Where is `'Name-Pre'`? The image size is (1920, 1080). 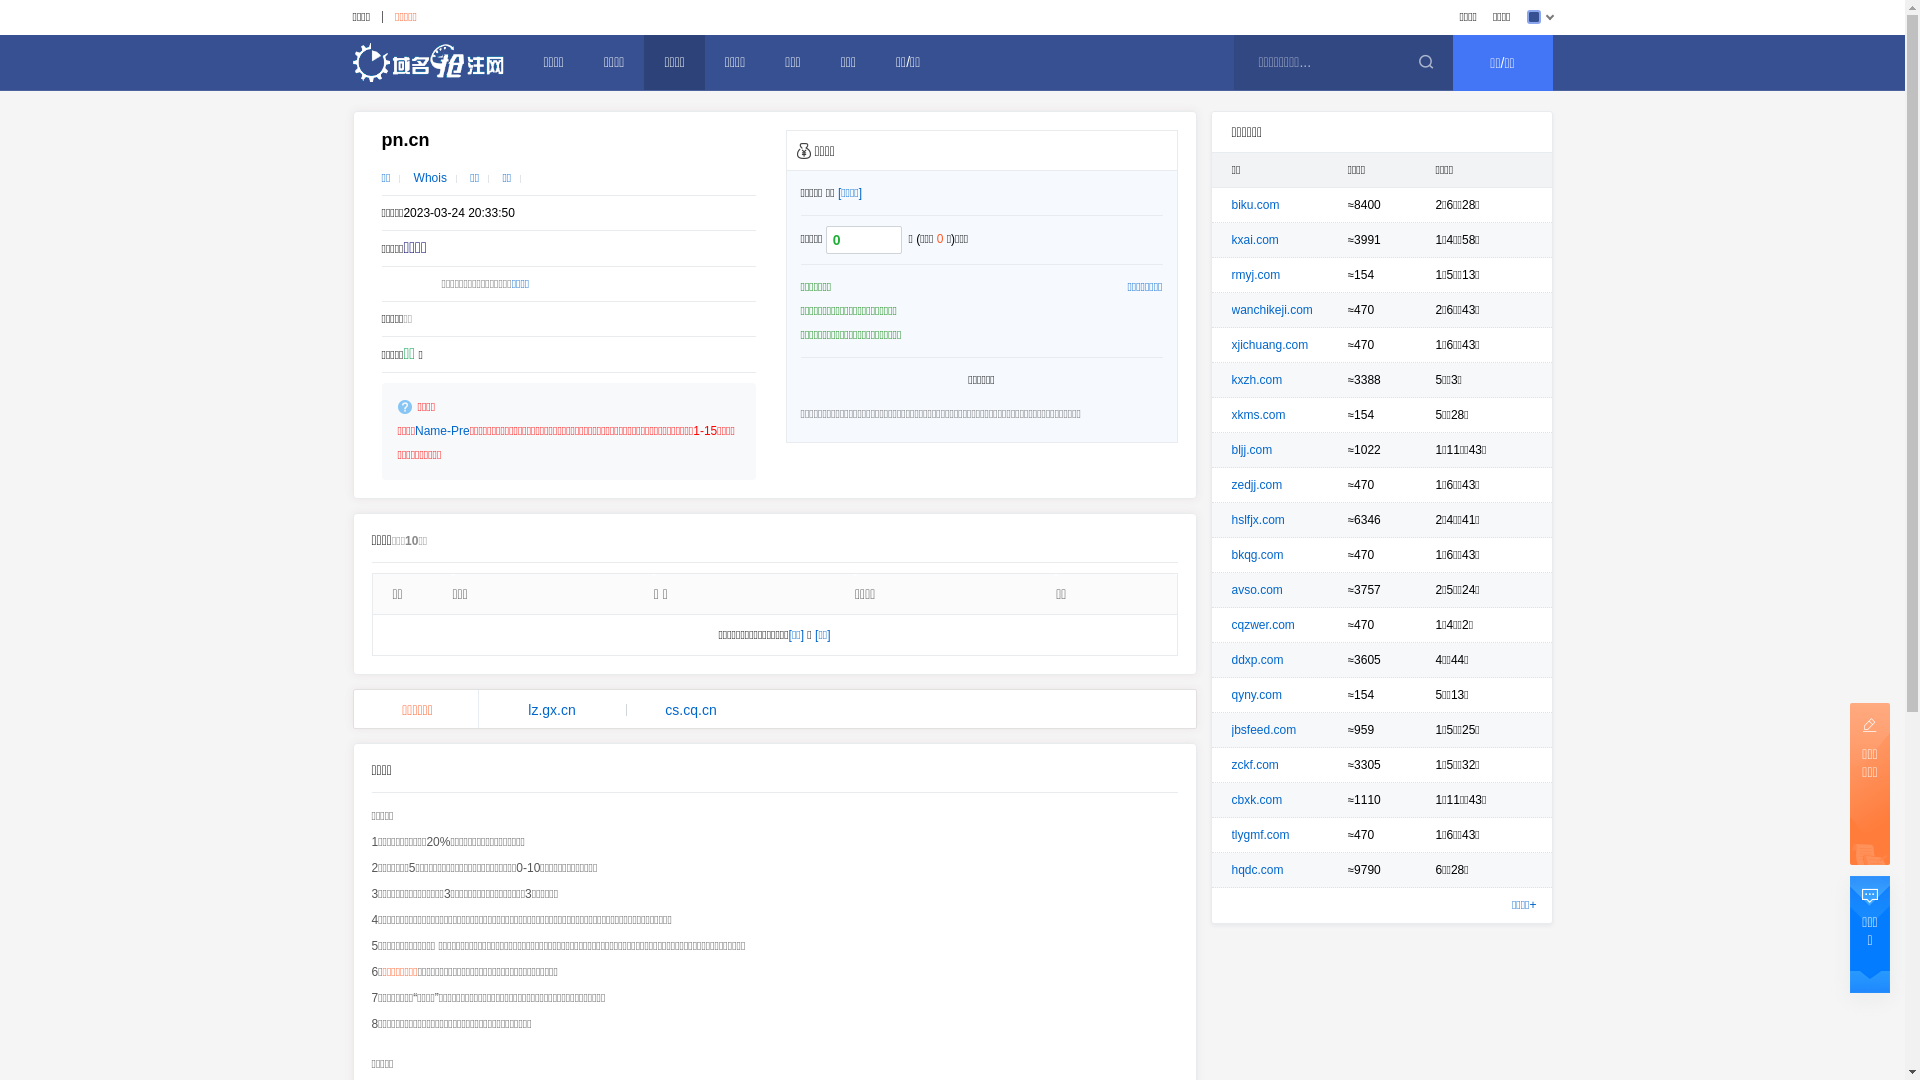 'Name-Pre' is located at coordinates (441, 430).